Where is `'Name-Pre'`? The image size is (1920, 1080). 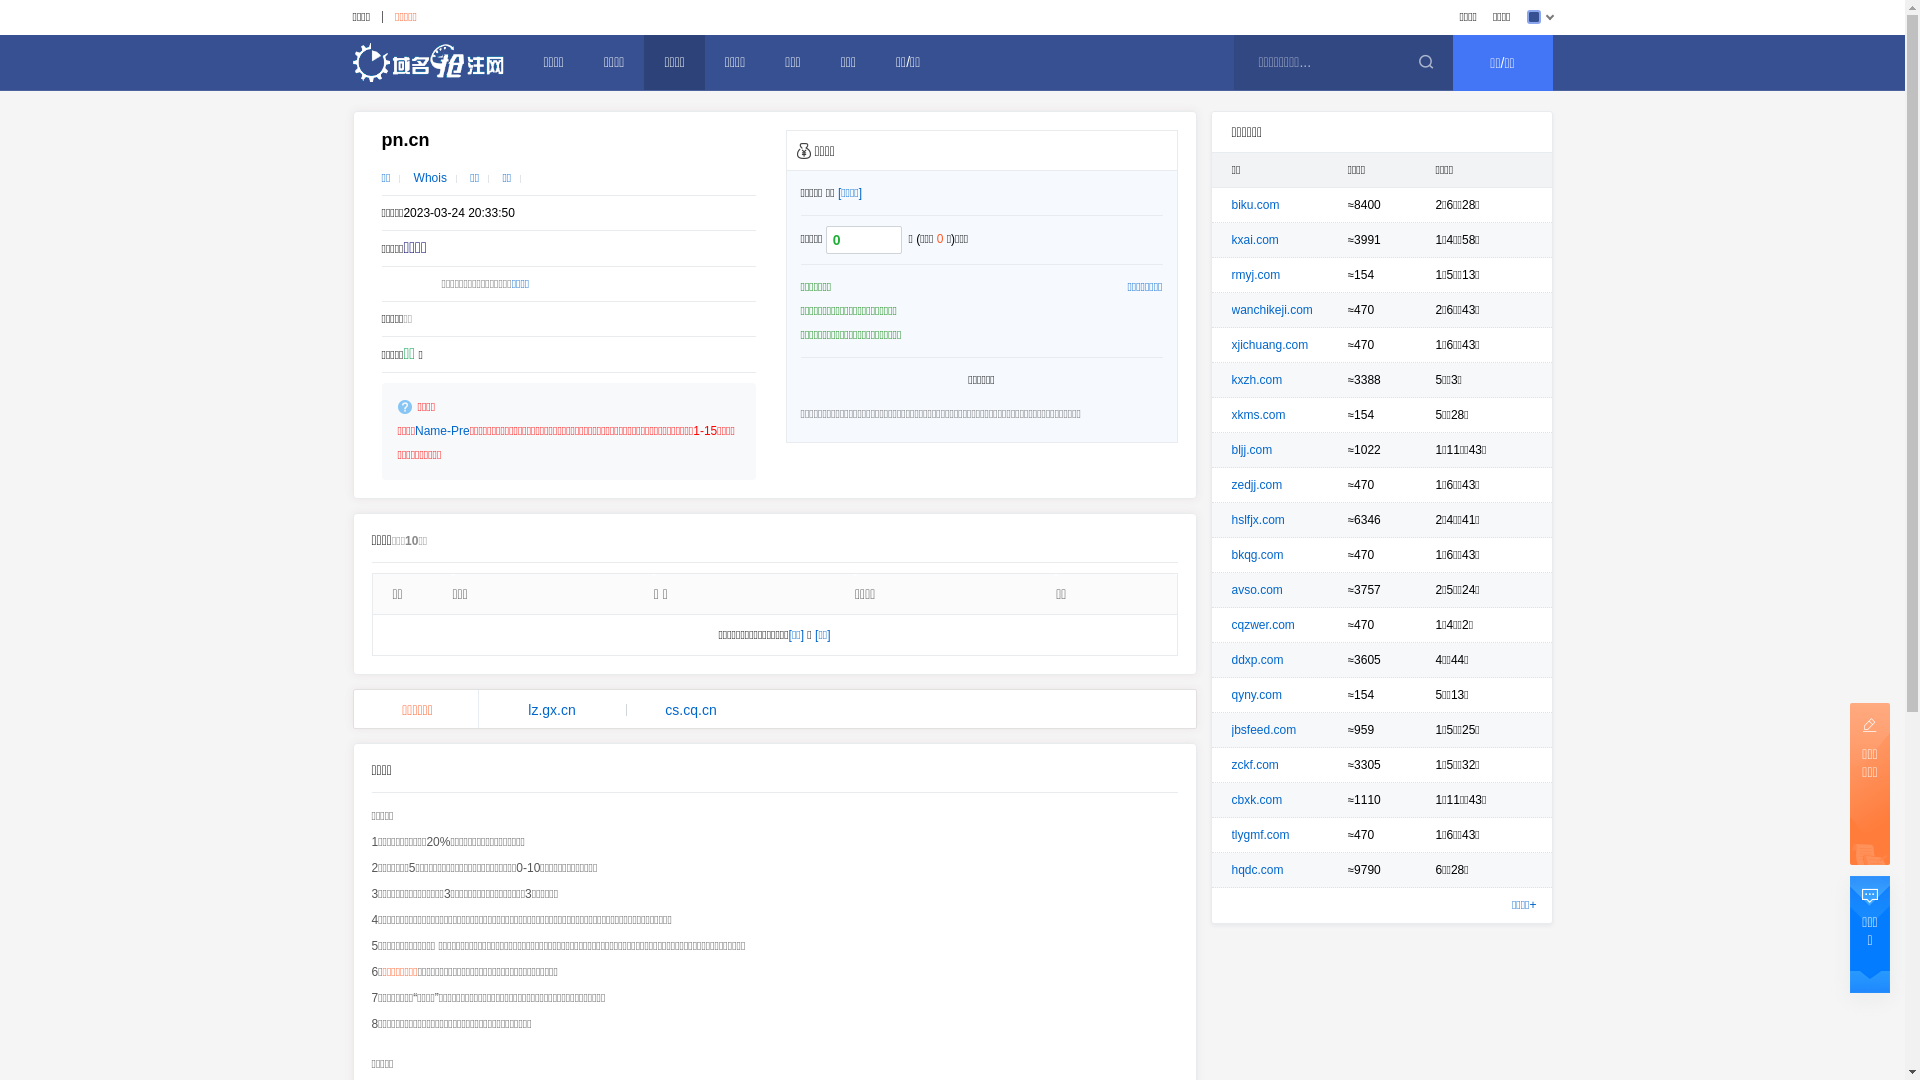 'Name-Pre' is located at coordinates (441, 430).